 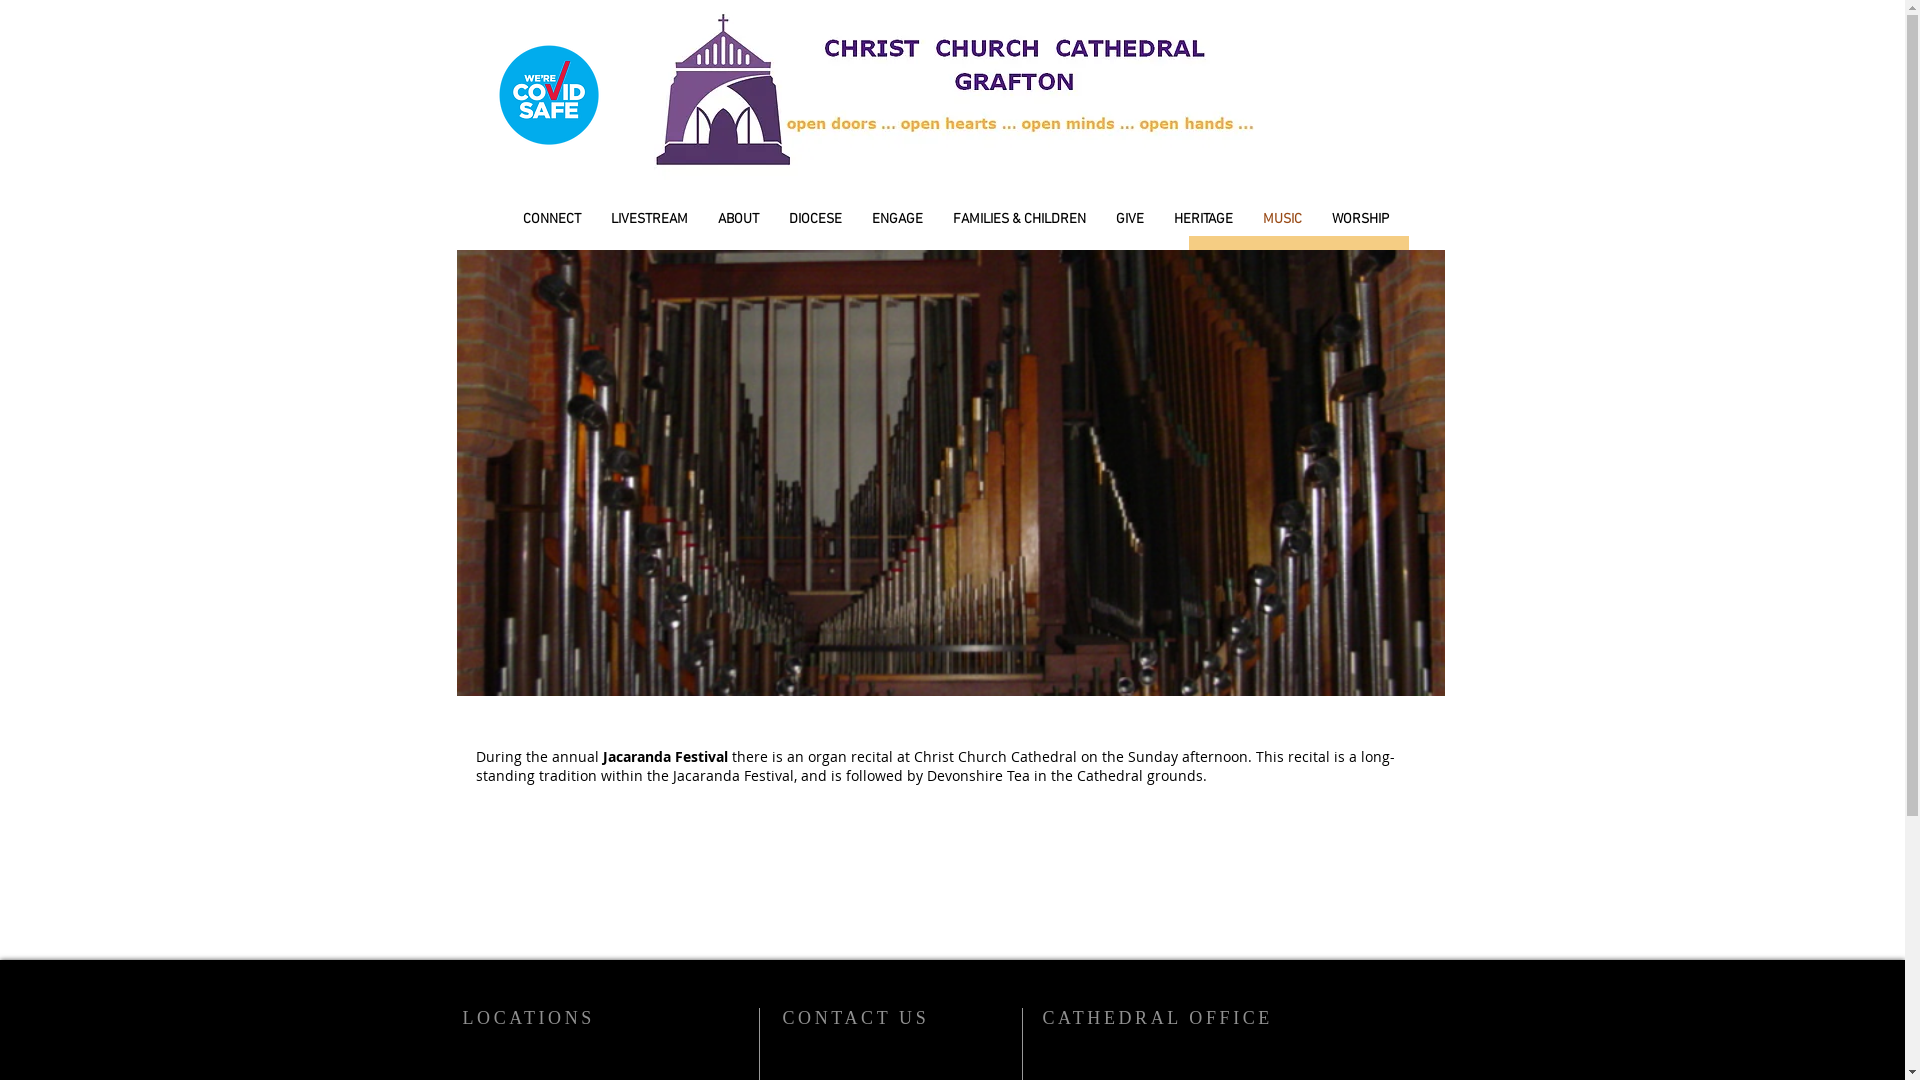 I want to click on 'ENGAGE', so click(x=857, y=219).